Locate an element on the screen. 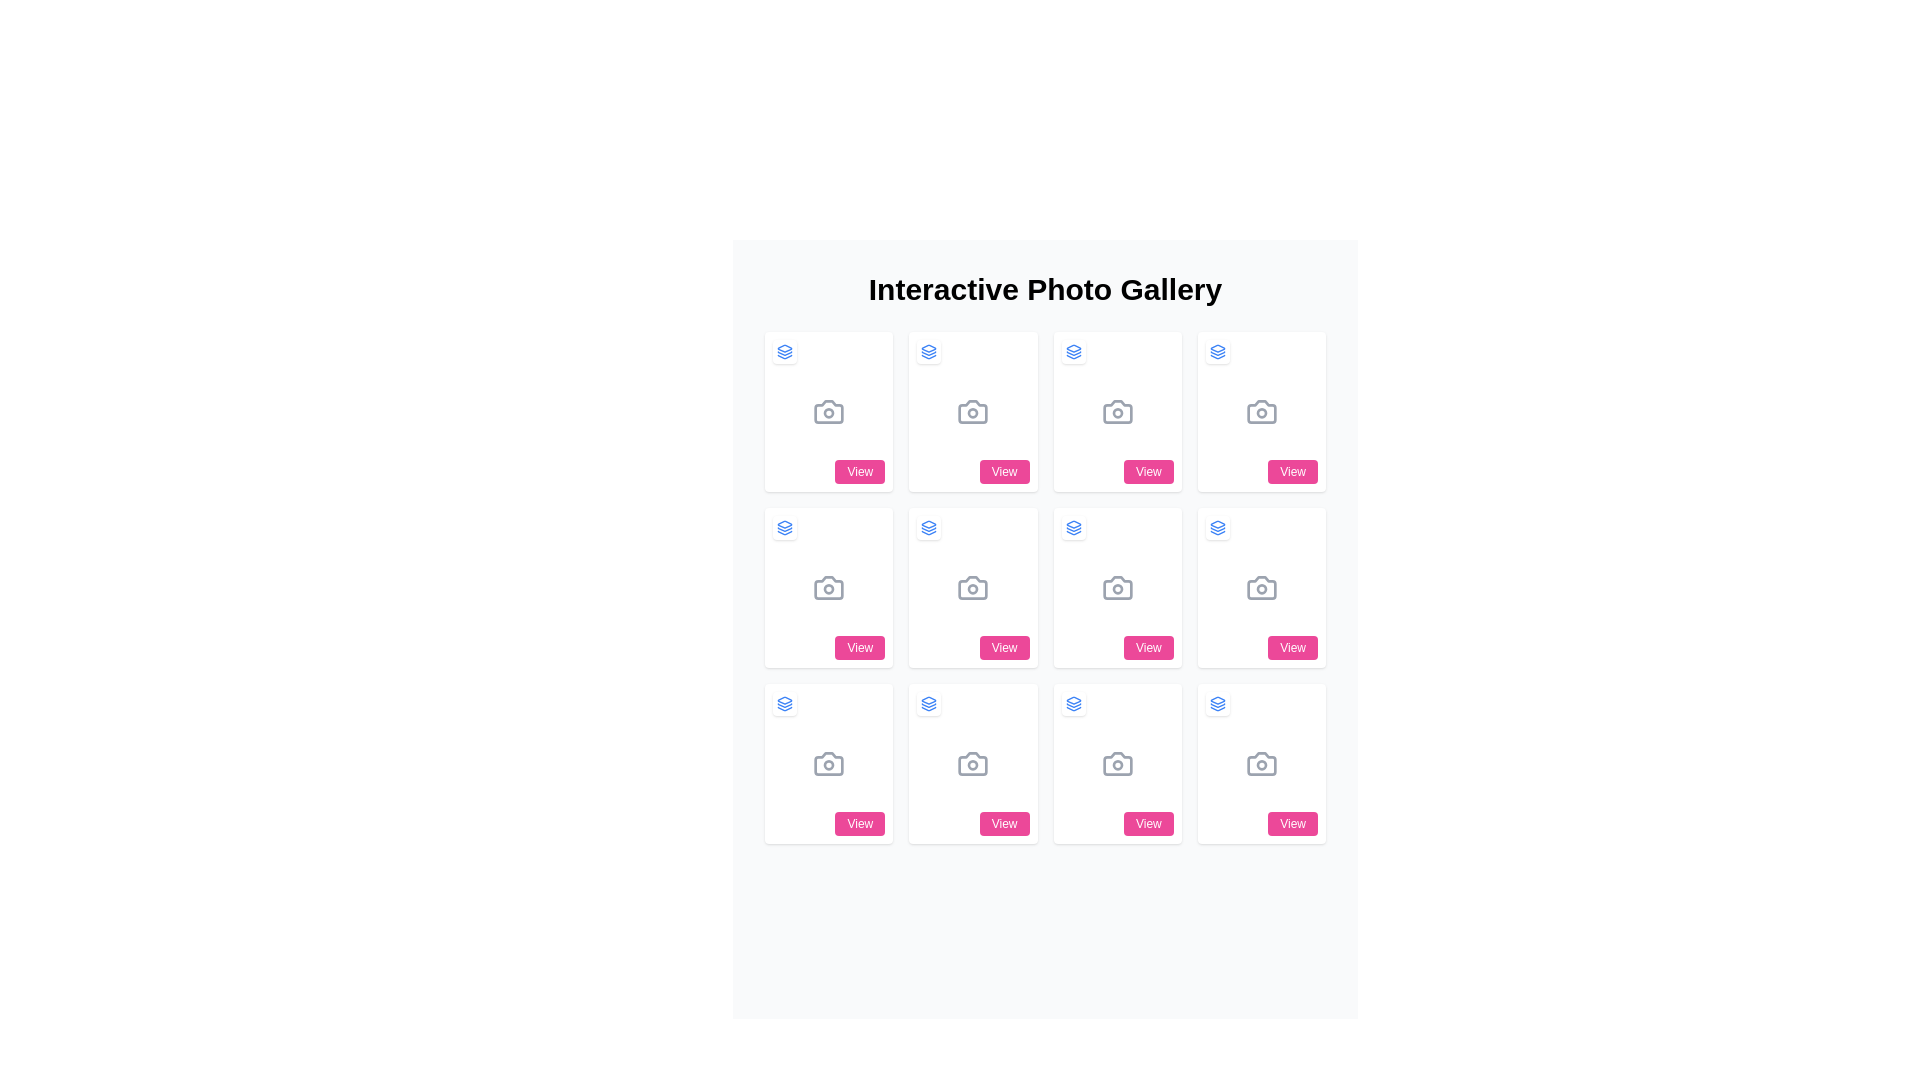 The height and width of the screenshot is (1080, 1920). the photo capture icon located in the upper portion of the card in the second row and first column of the interactive photo gallery is located at coordinates (829, 586).